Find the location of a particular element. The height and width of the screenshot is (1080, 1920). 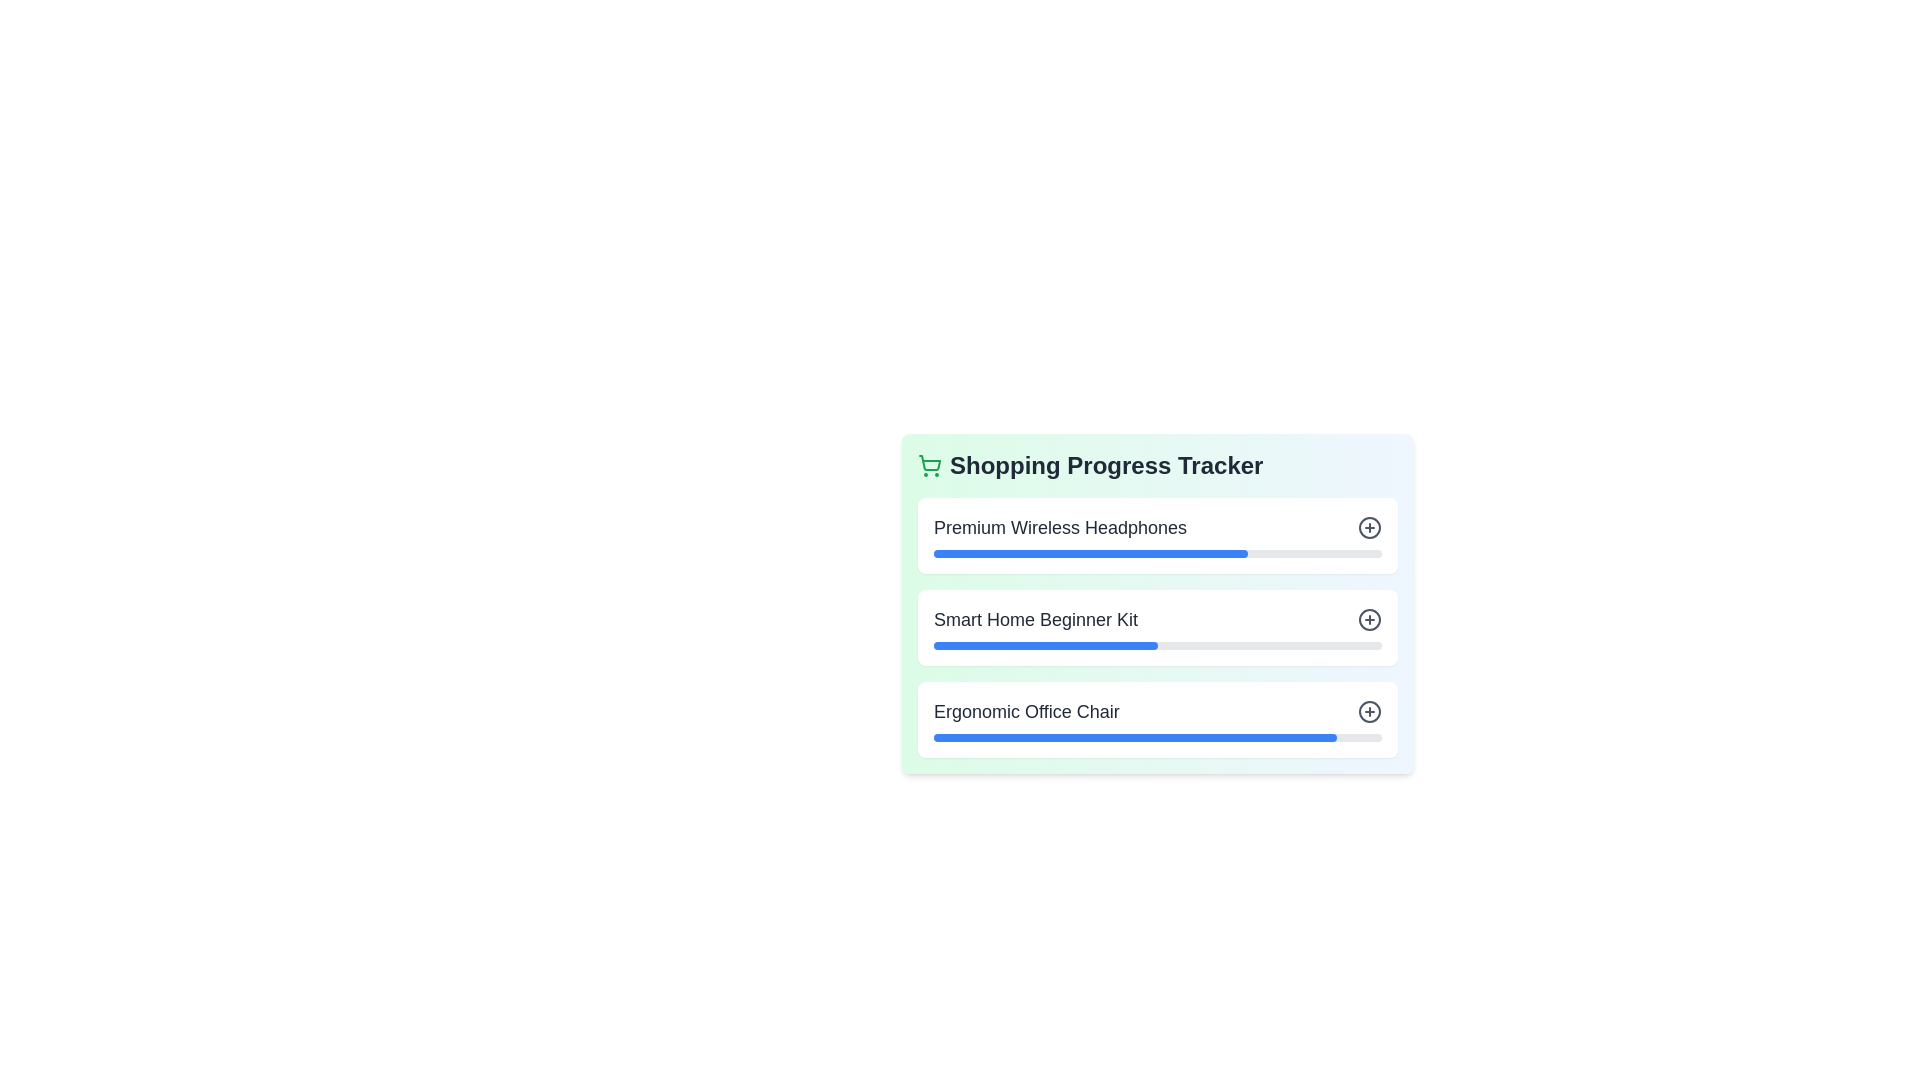

the text label denoting the name of the shopping list item, specifically 'Ergonomic Office Chair', located at the lower part of the shopping tracker interface is located at coordinates (1026, 711).